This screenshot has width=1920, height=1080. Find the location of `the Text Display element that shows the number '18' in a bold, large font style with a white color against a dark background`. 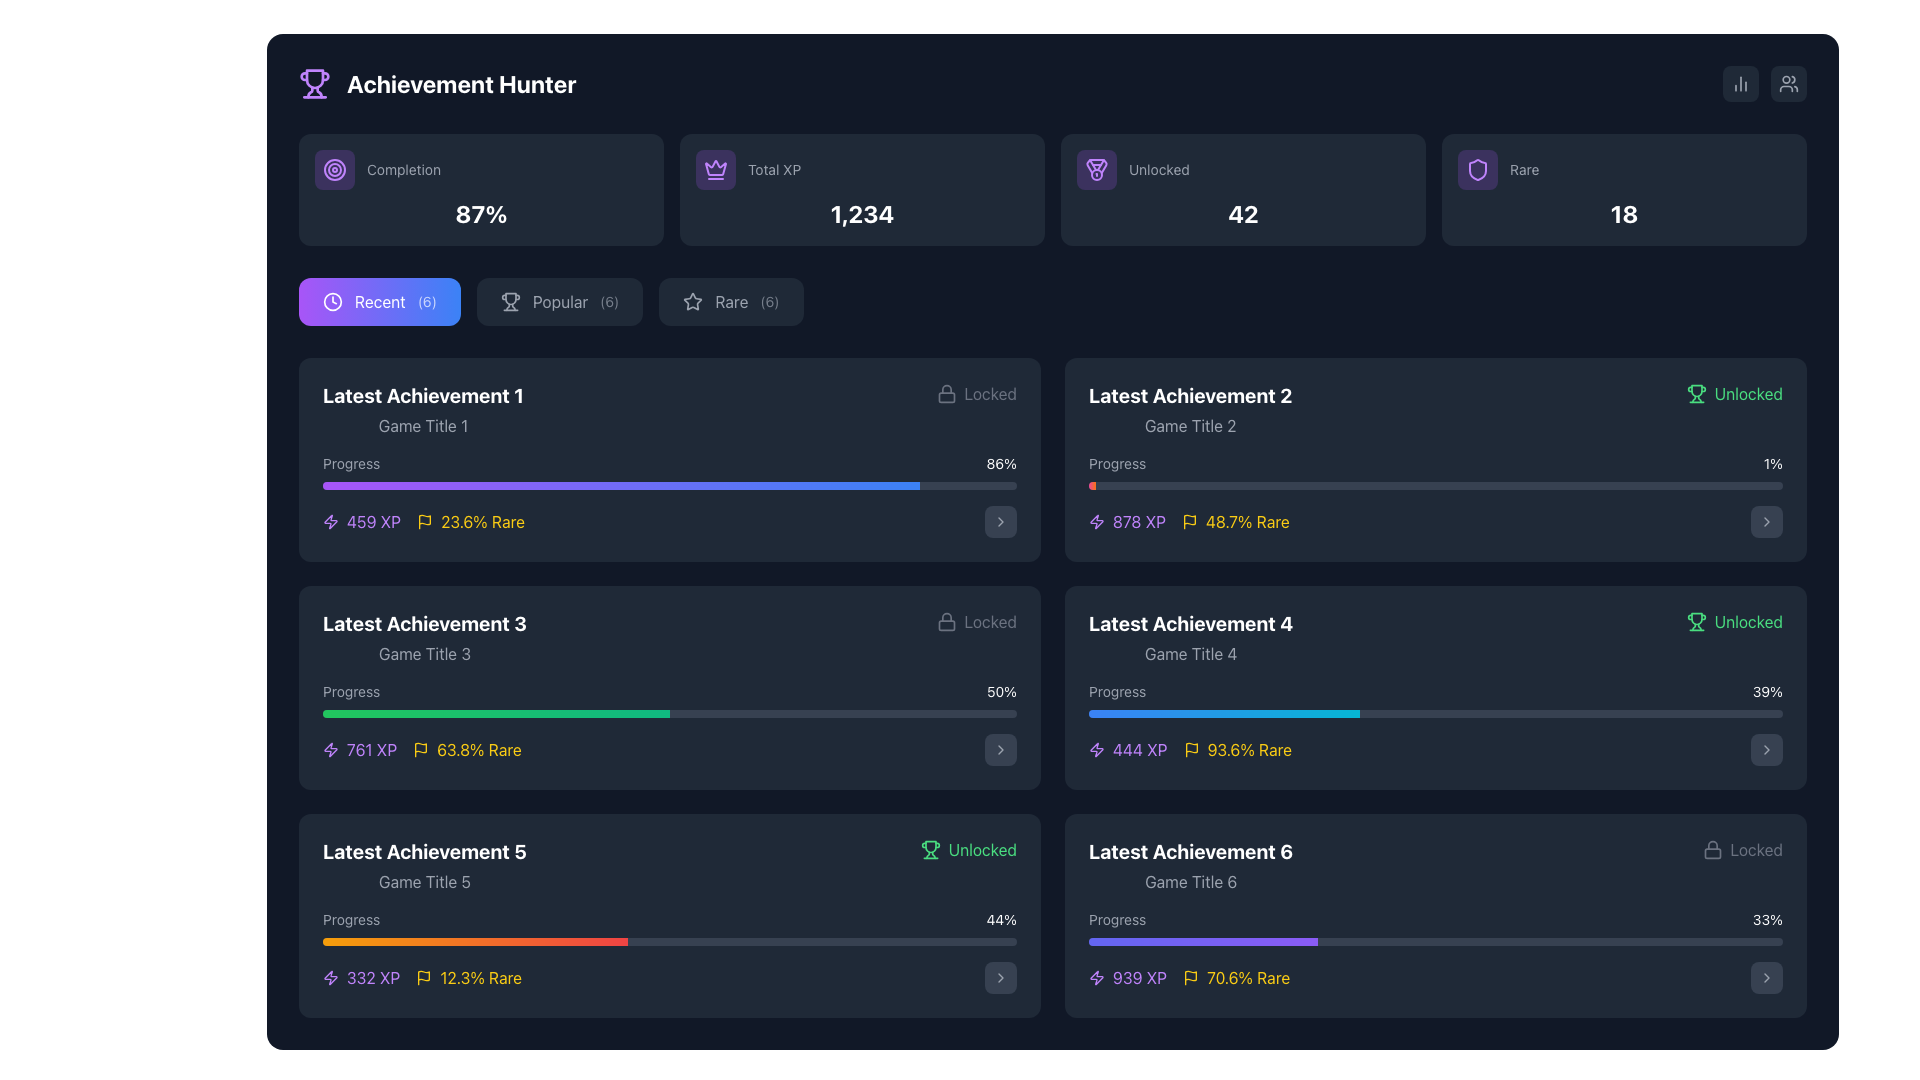

the Text Display element that shows the number '18' in a bold, large font style with a white color against a dark background is located at coordinates (1624, 213).